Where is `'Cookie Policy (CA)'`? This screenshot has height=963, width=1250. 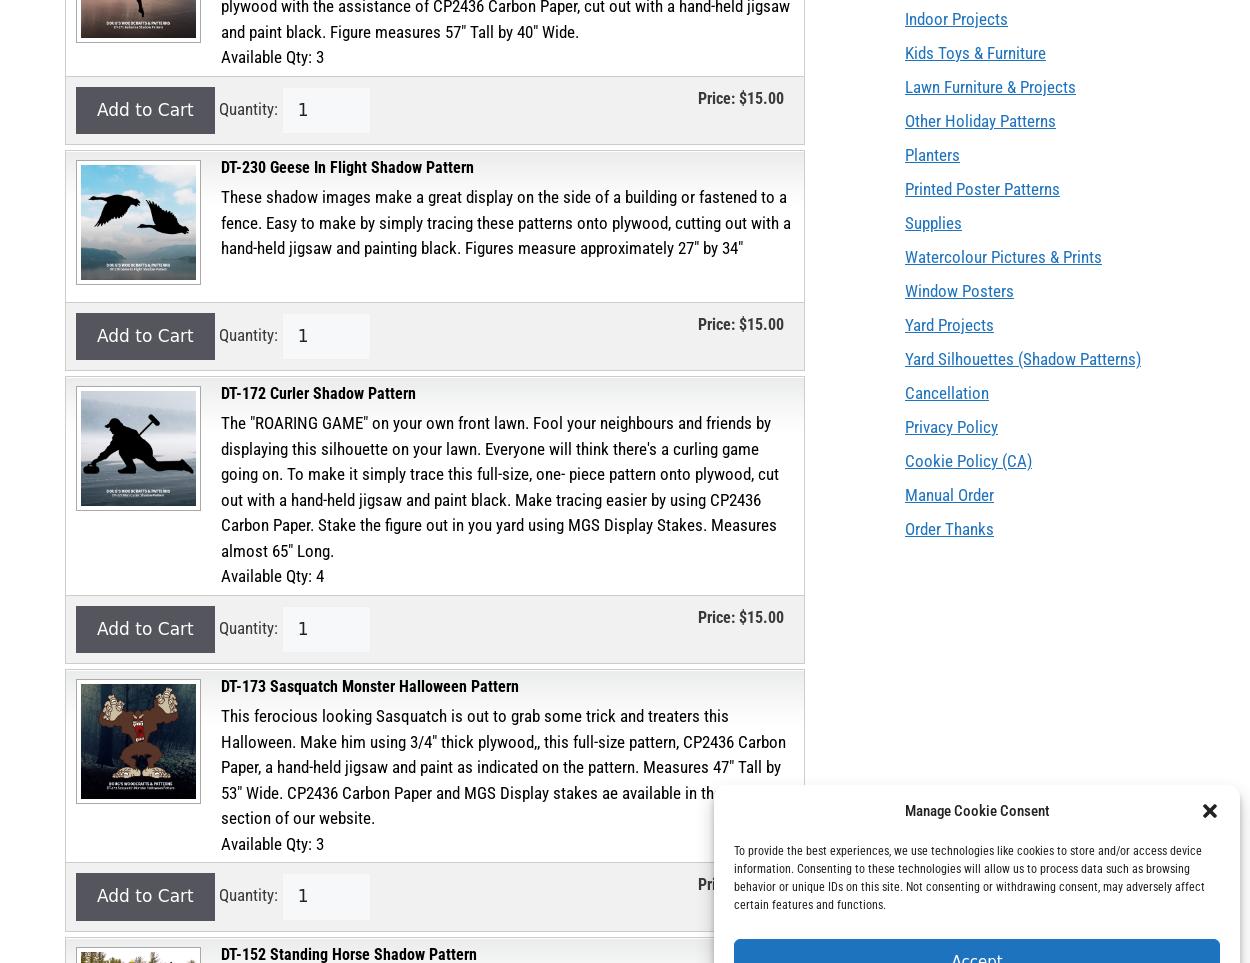
'Cookie Policy (CA)' is located at coordinates (905, 459).